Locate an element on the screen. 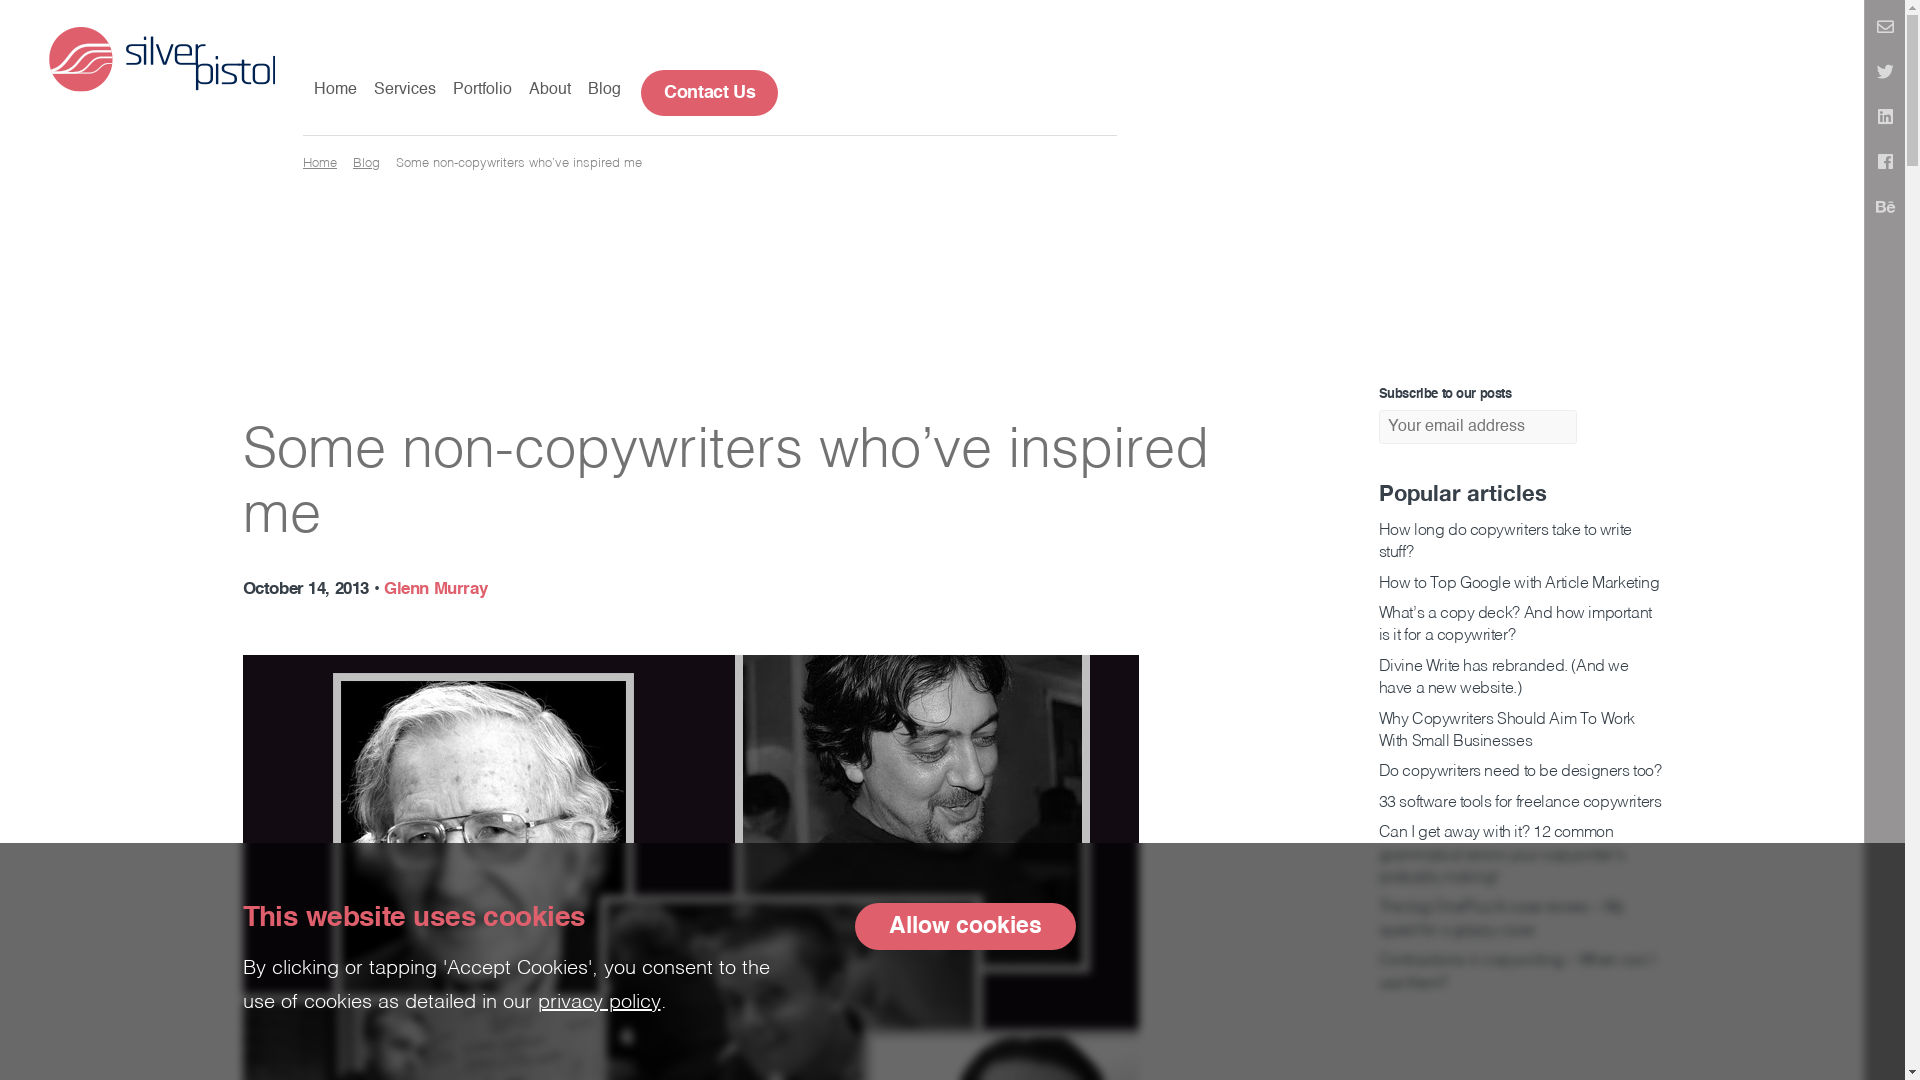 This screenshot has width=1920, height=1080. 'Glenn Murray' is located at coordinates (384, 588).